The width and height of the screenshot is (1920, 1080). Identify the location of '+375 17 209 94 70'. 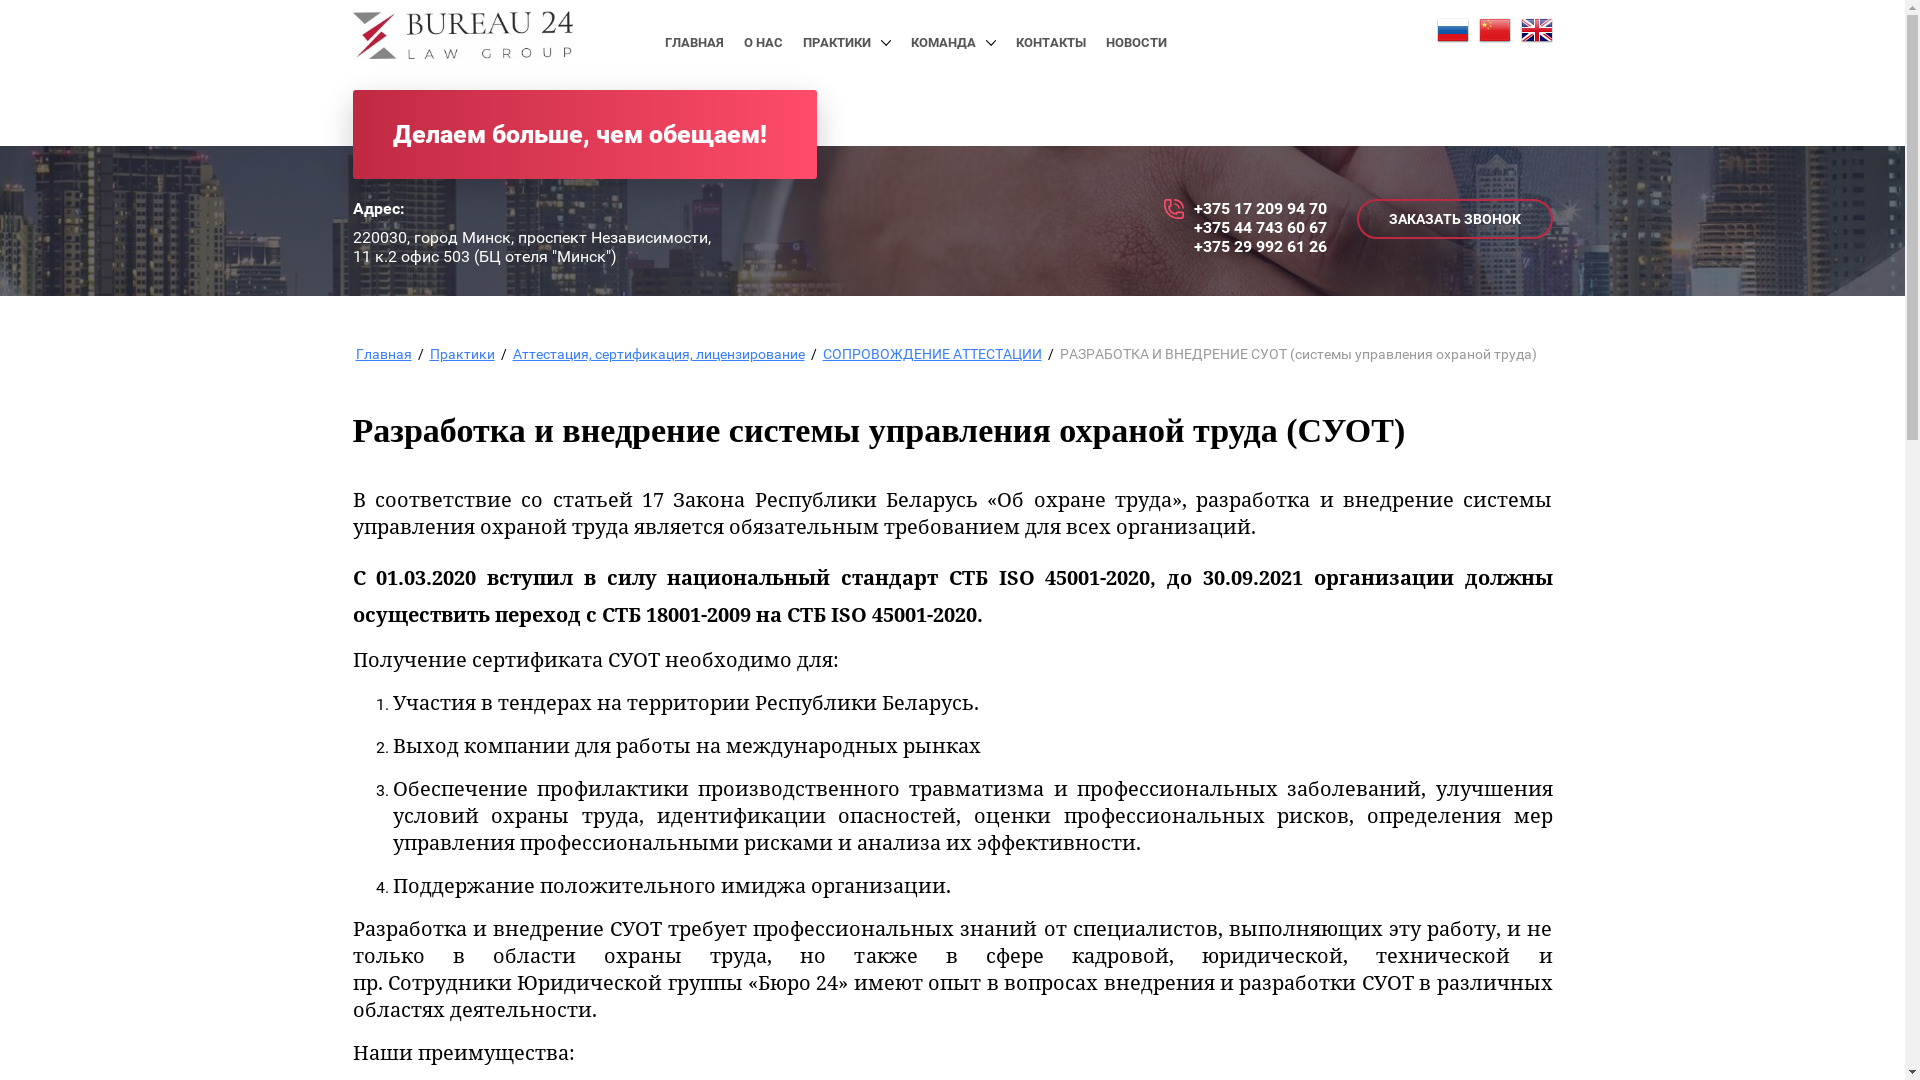
(1259, 208).